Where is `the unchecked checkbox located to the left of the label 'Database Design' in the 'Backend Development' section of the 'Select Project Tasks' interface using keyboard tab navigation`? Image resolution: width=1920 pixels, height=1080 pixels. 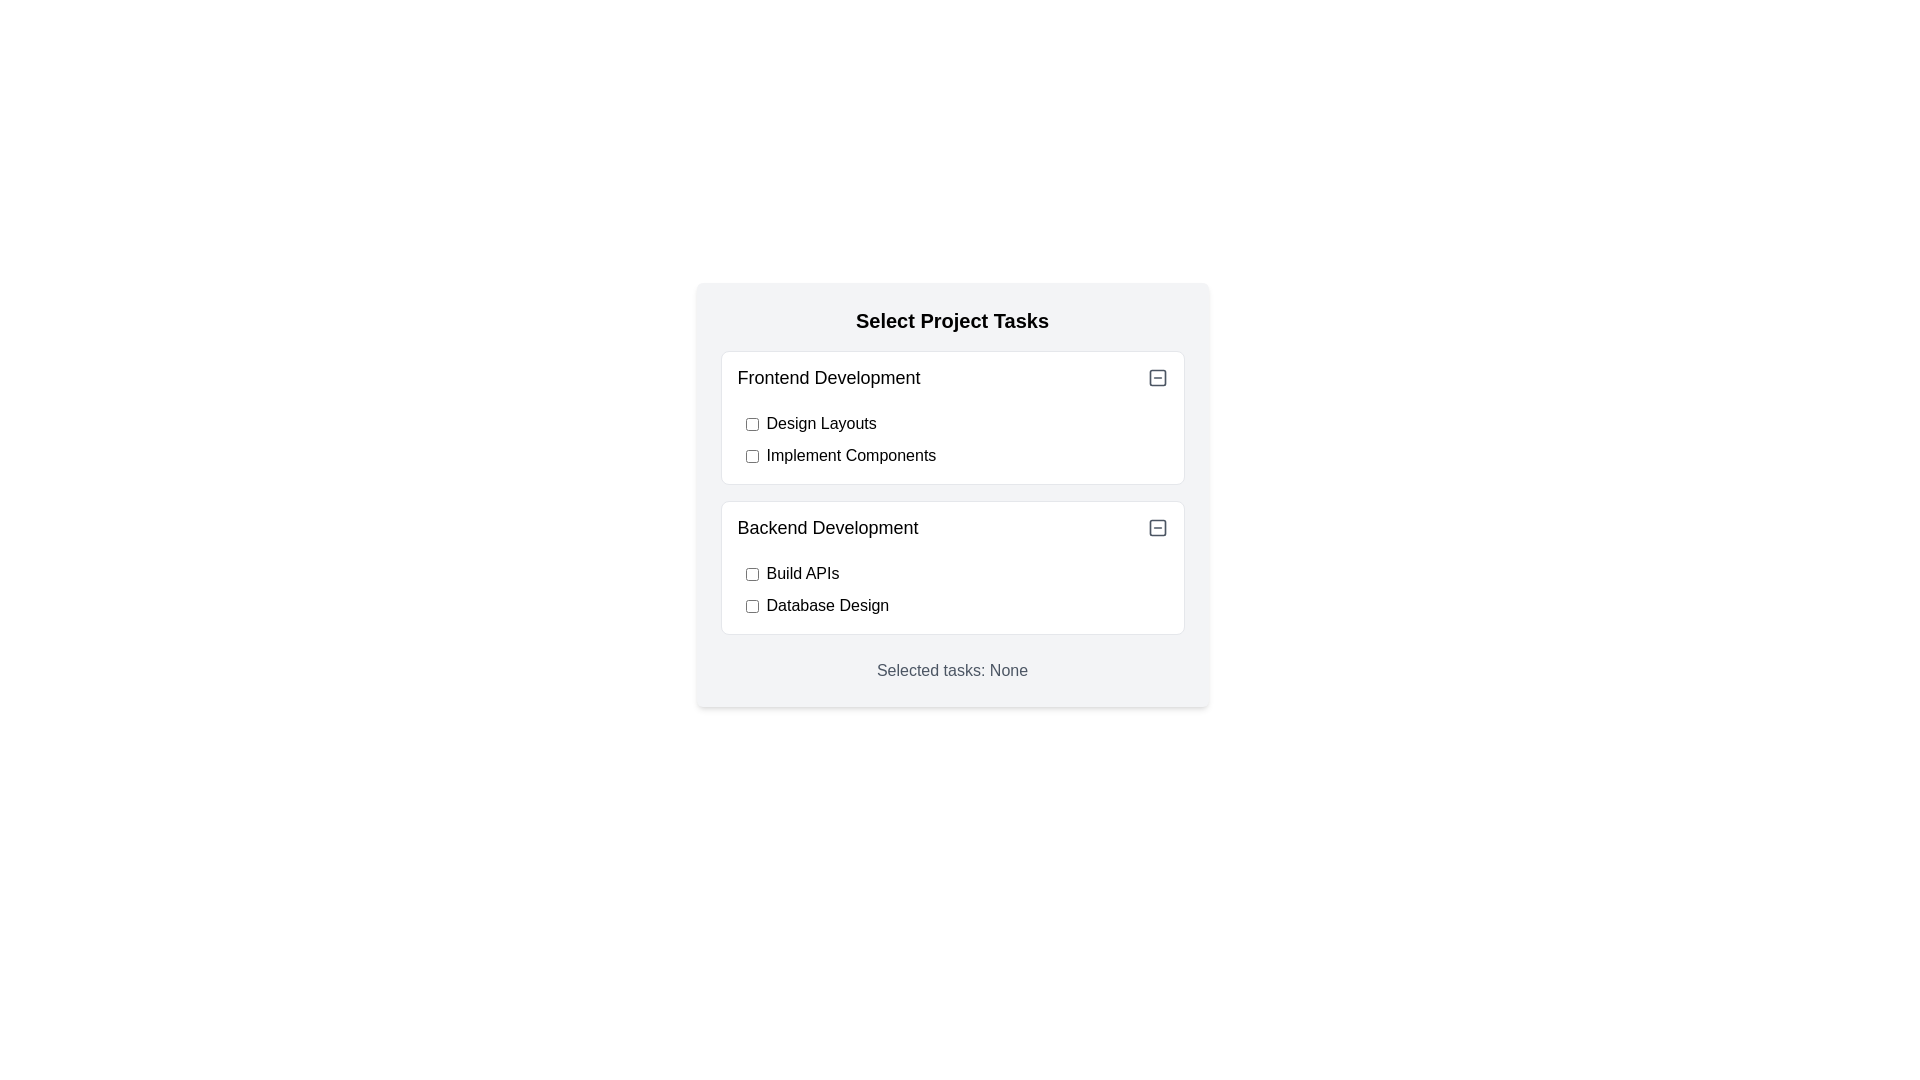 the unchecked checkbox located to the left of the label 'Database Design' in the 'Backend Development' section of the 'Select Project Tasks' interface using keyboard tab navigation is located at coordinates (751, 604).